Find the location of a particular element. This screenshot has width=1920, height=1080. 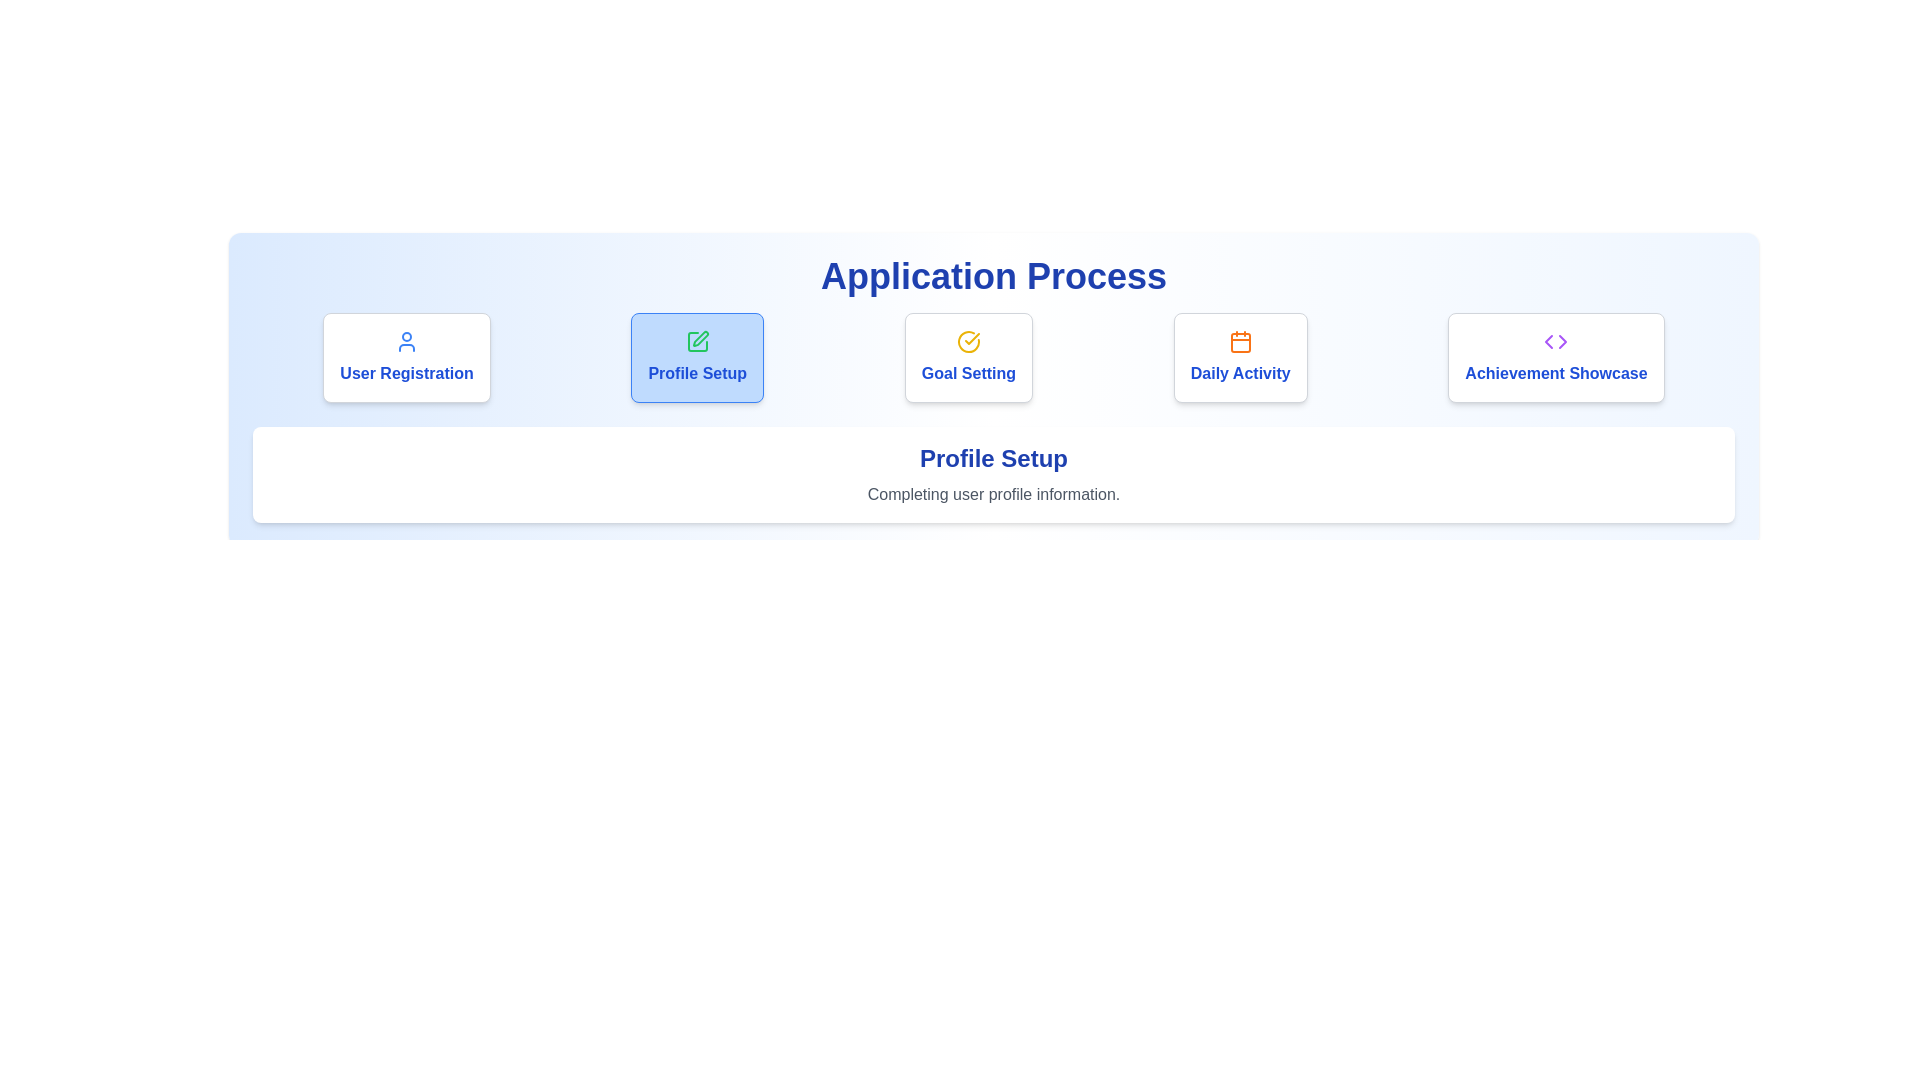

the Text Label that indicates the section is related to setting up the user's profile, positioned below the 'Application Process' title and above the descriptive text 'Completing user profile information.' is located at coordinates (993, 459).